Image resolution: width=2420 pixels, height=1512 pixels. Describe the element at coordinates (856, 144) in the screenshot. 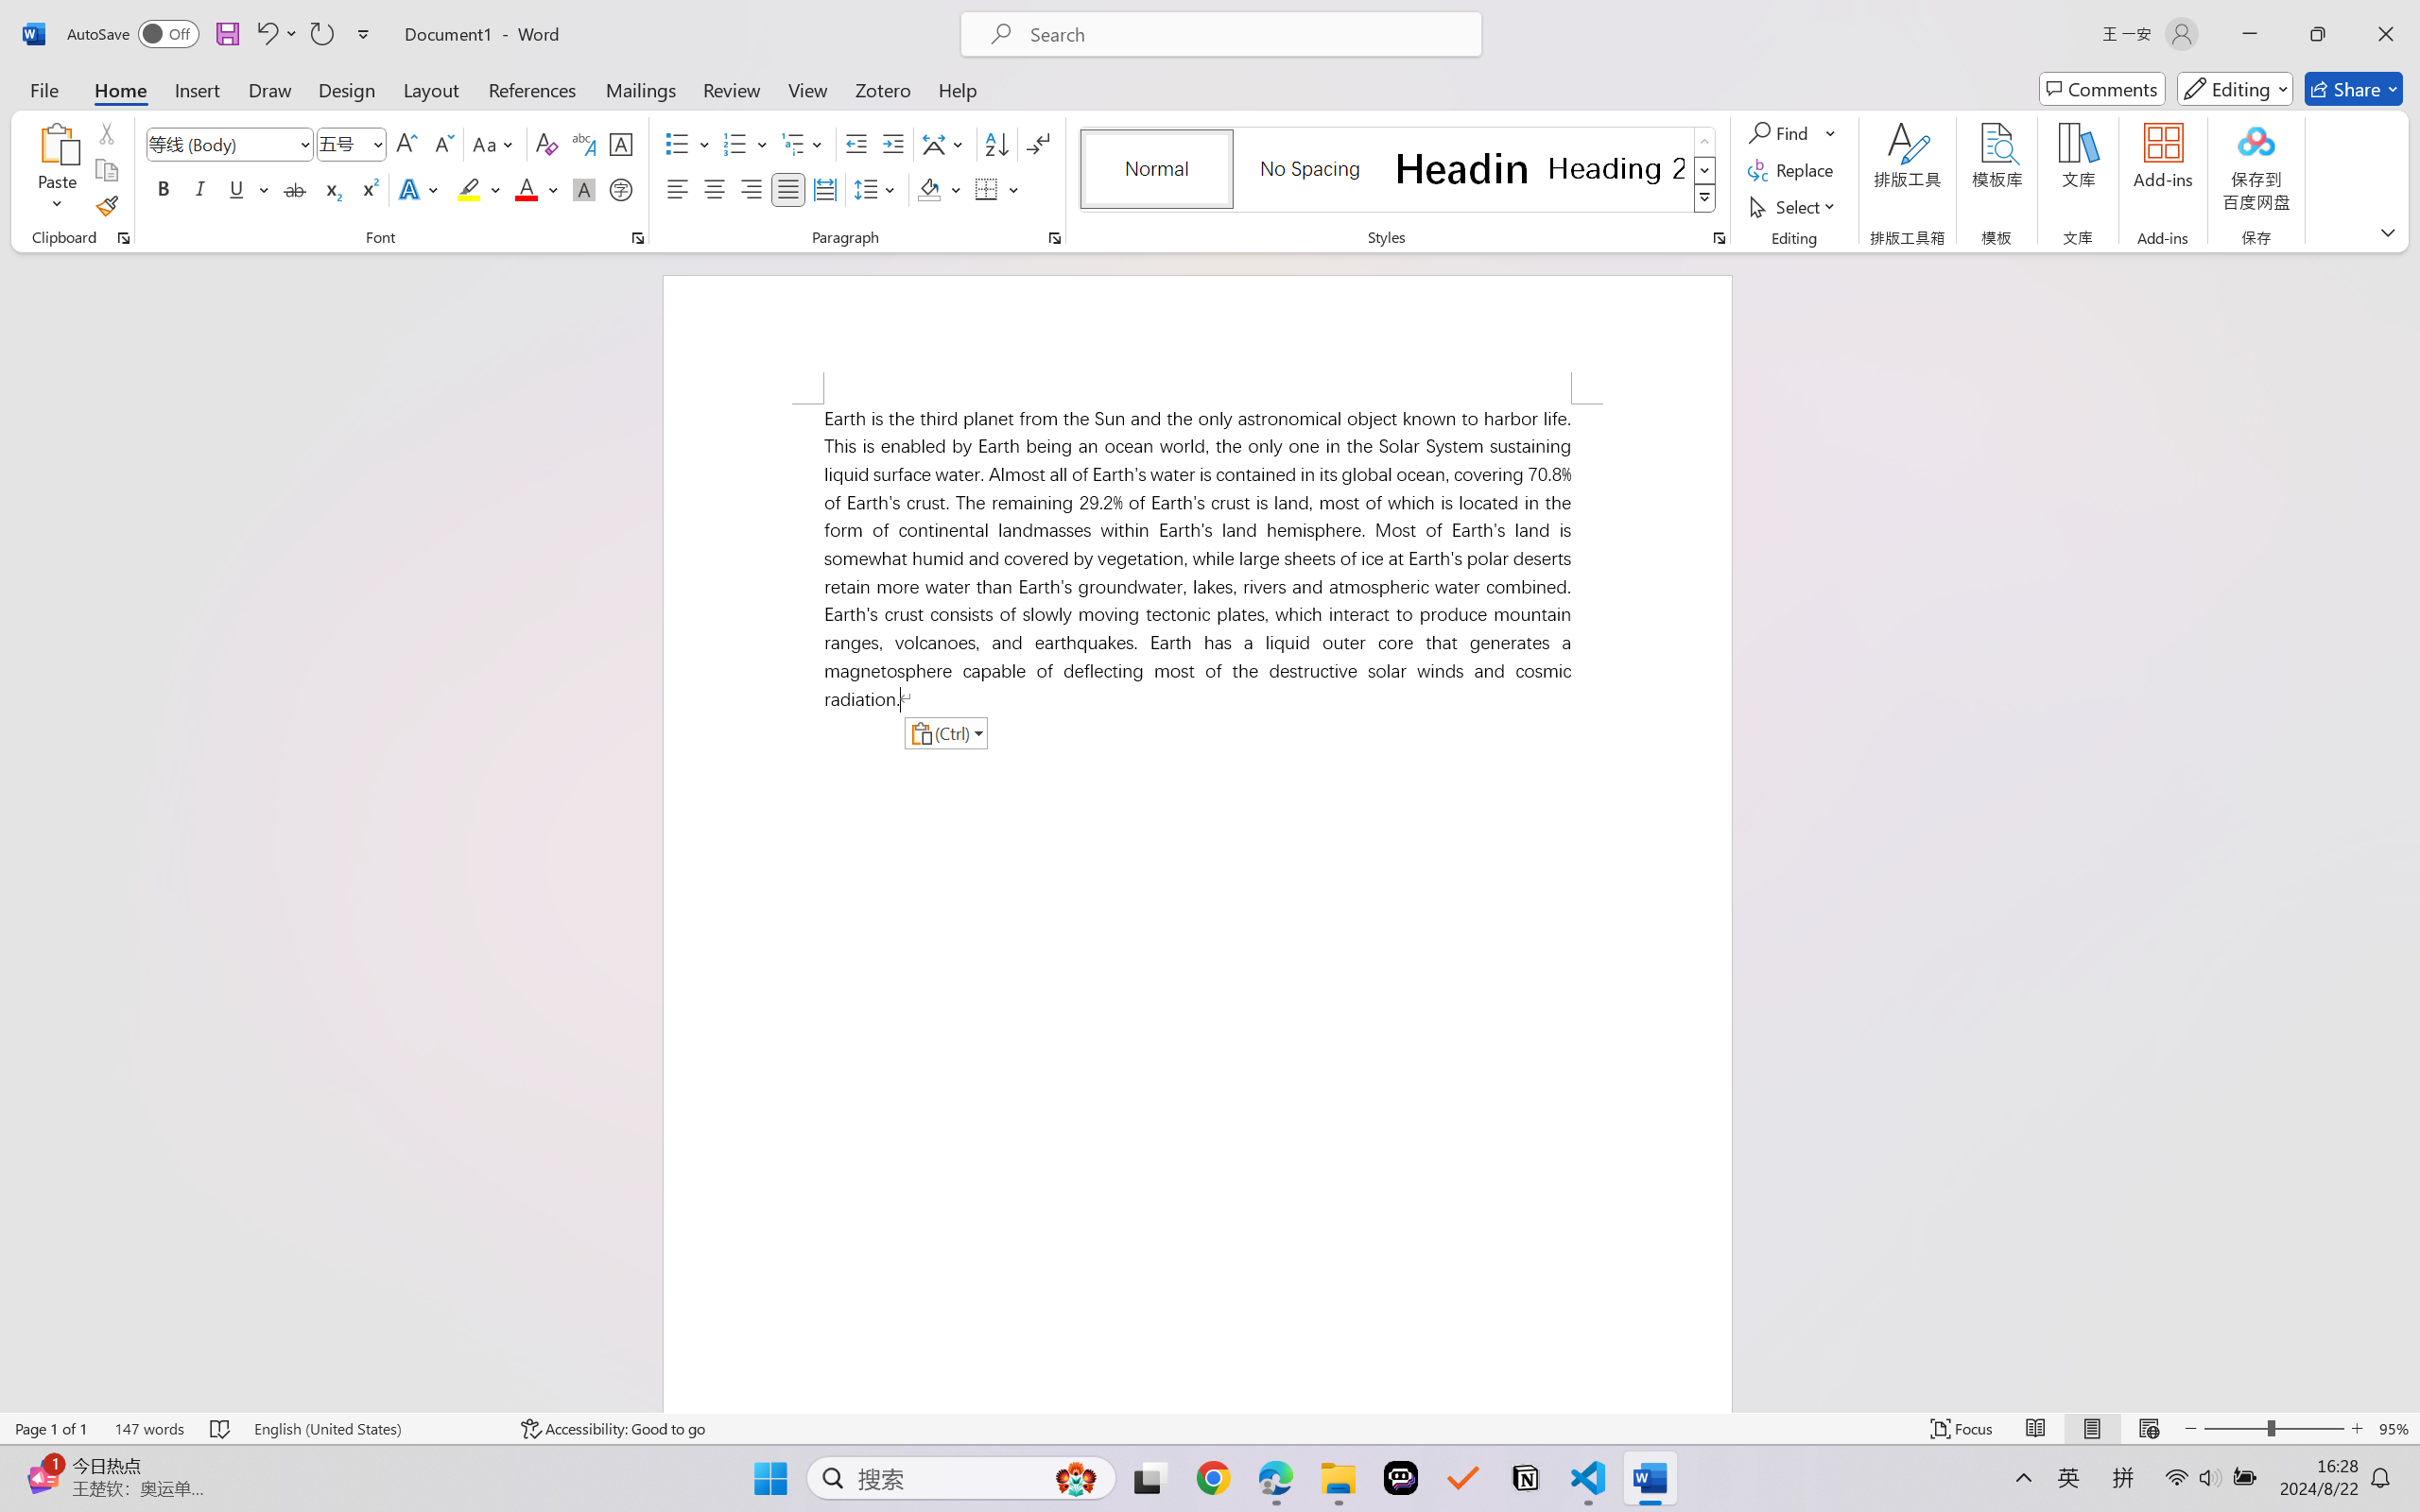

I see `'Decrease Indent'` at that location.